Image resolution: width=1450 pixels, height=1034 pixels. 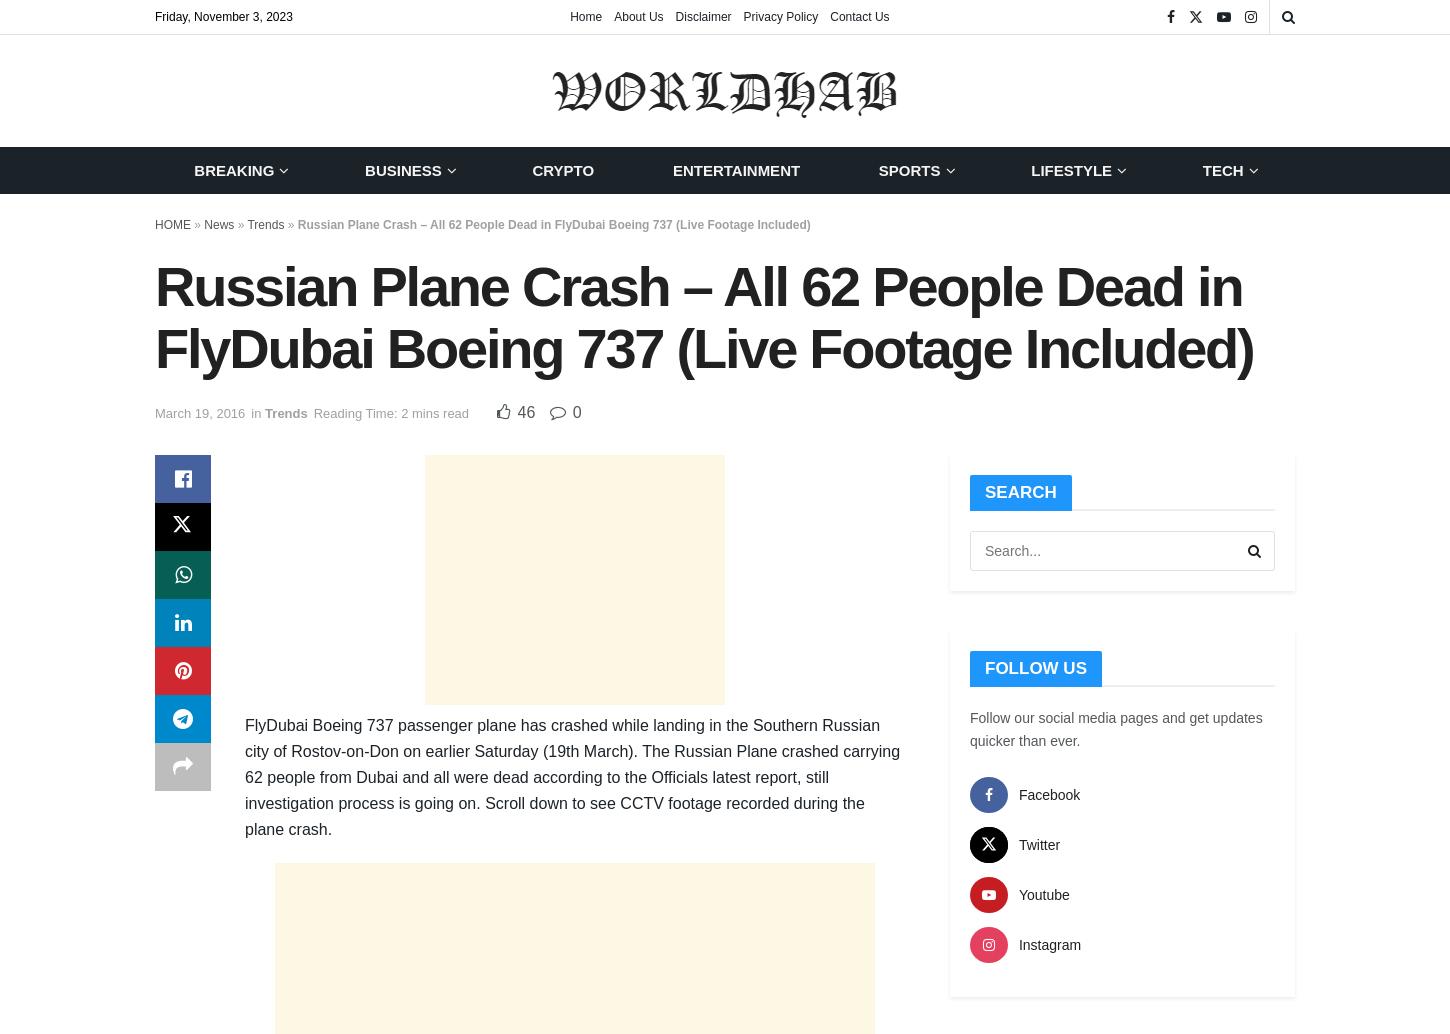 What do you see at coordinates (198, 411) in the screenshot?
I see `'March 19, 2016'` at bounding box center [198, 411].